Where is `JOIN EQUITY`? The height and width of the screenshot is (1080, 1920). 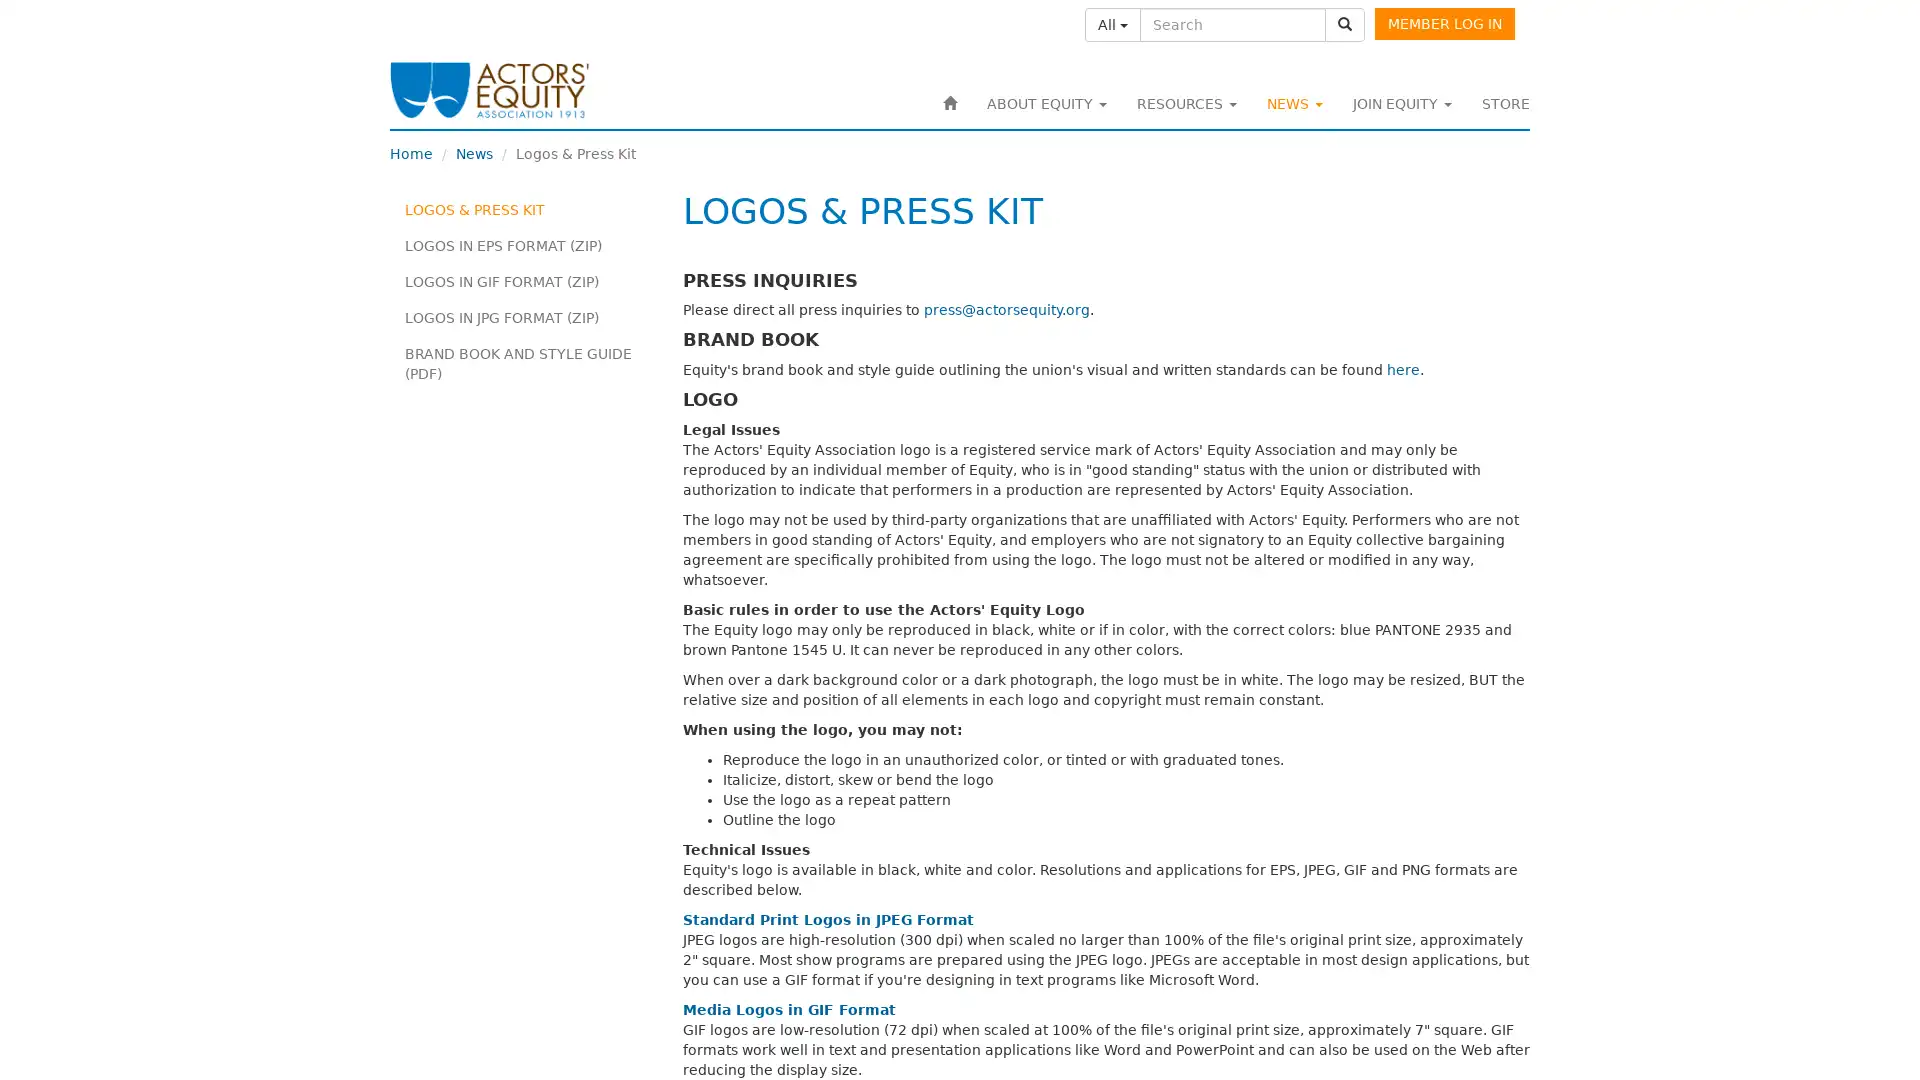
JOIN EQUITY is located at coordinates (1401, 104).